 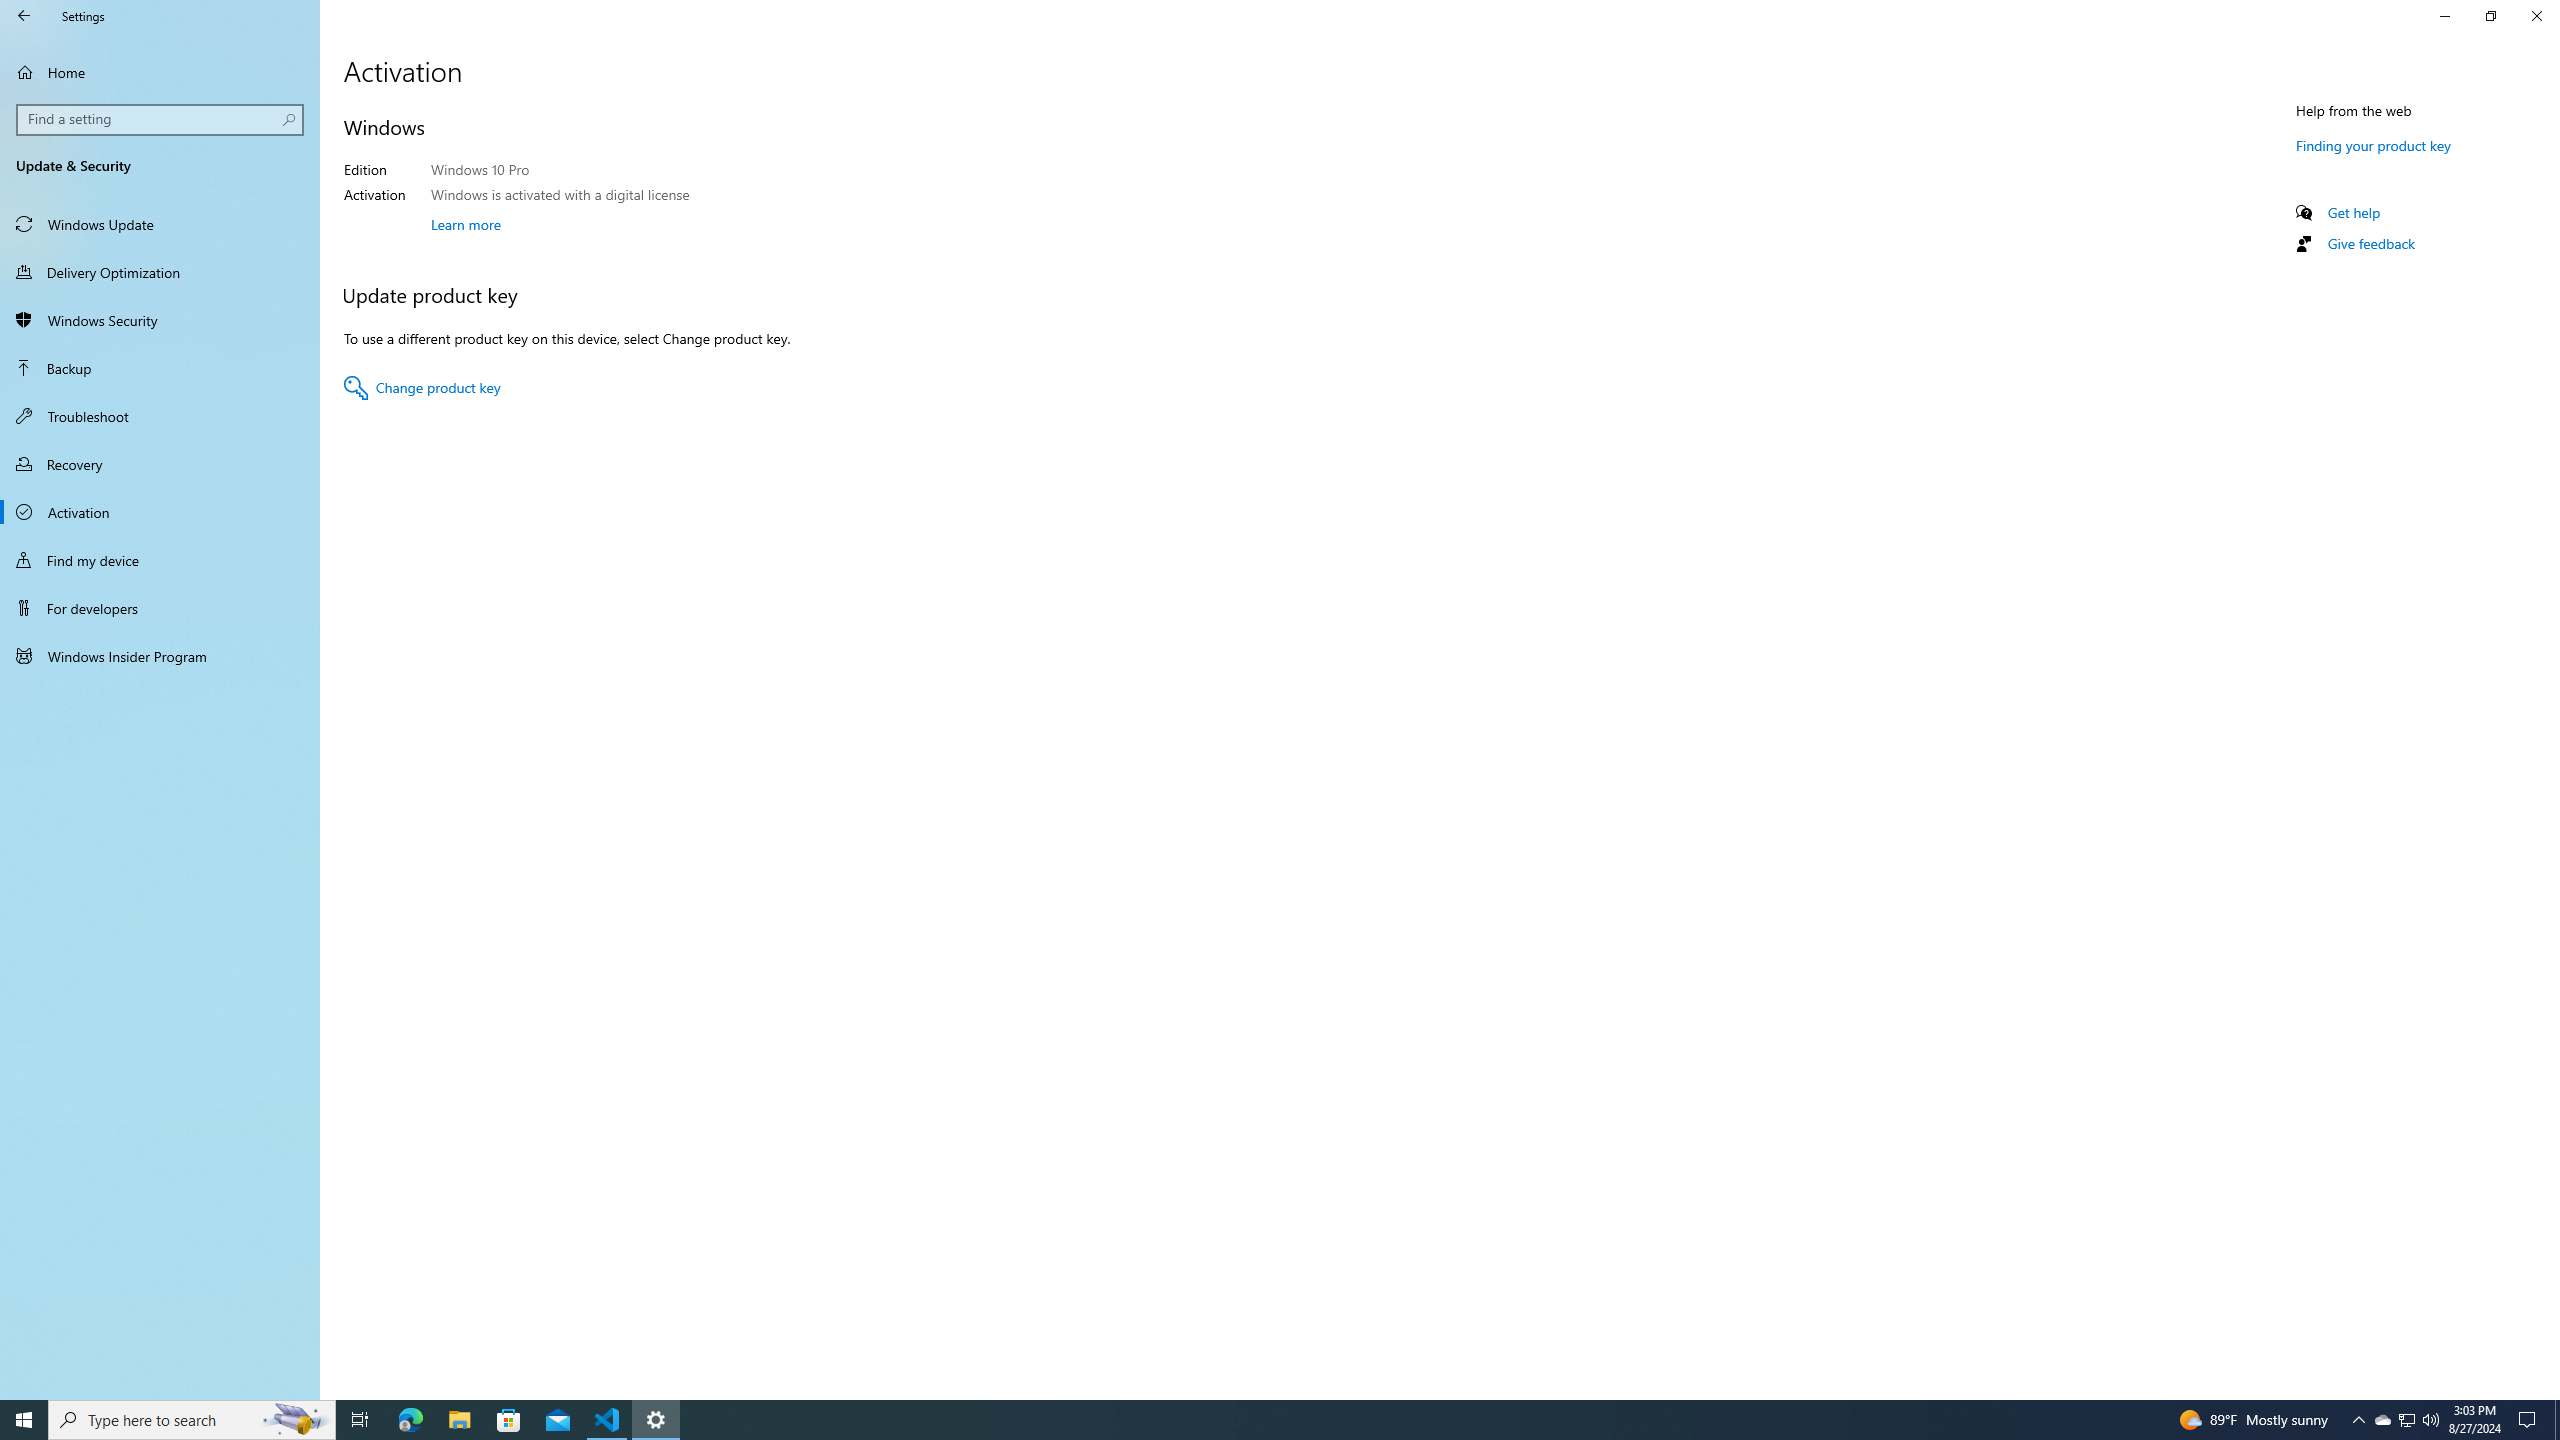 What do you see at coordinates (656, 1418) in the screenshot?
I see `'Settings - 1 running window'` at bounding box center [656, 1418].